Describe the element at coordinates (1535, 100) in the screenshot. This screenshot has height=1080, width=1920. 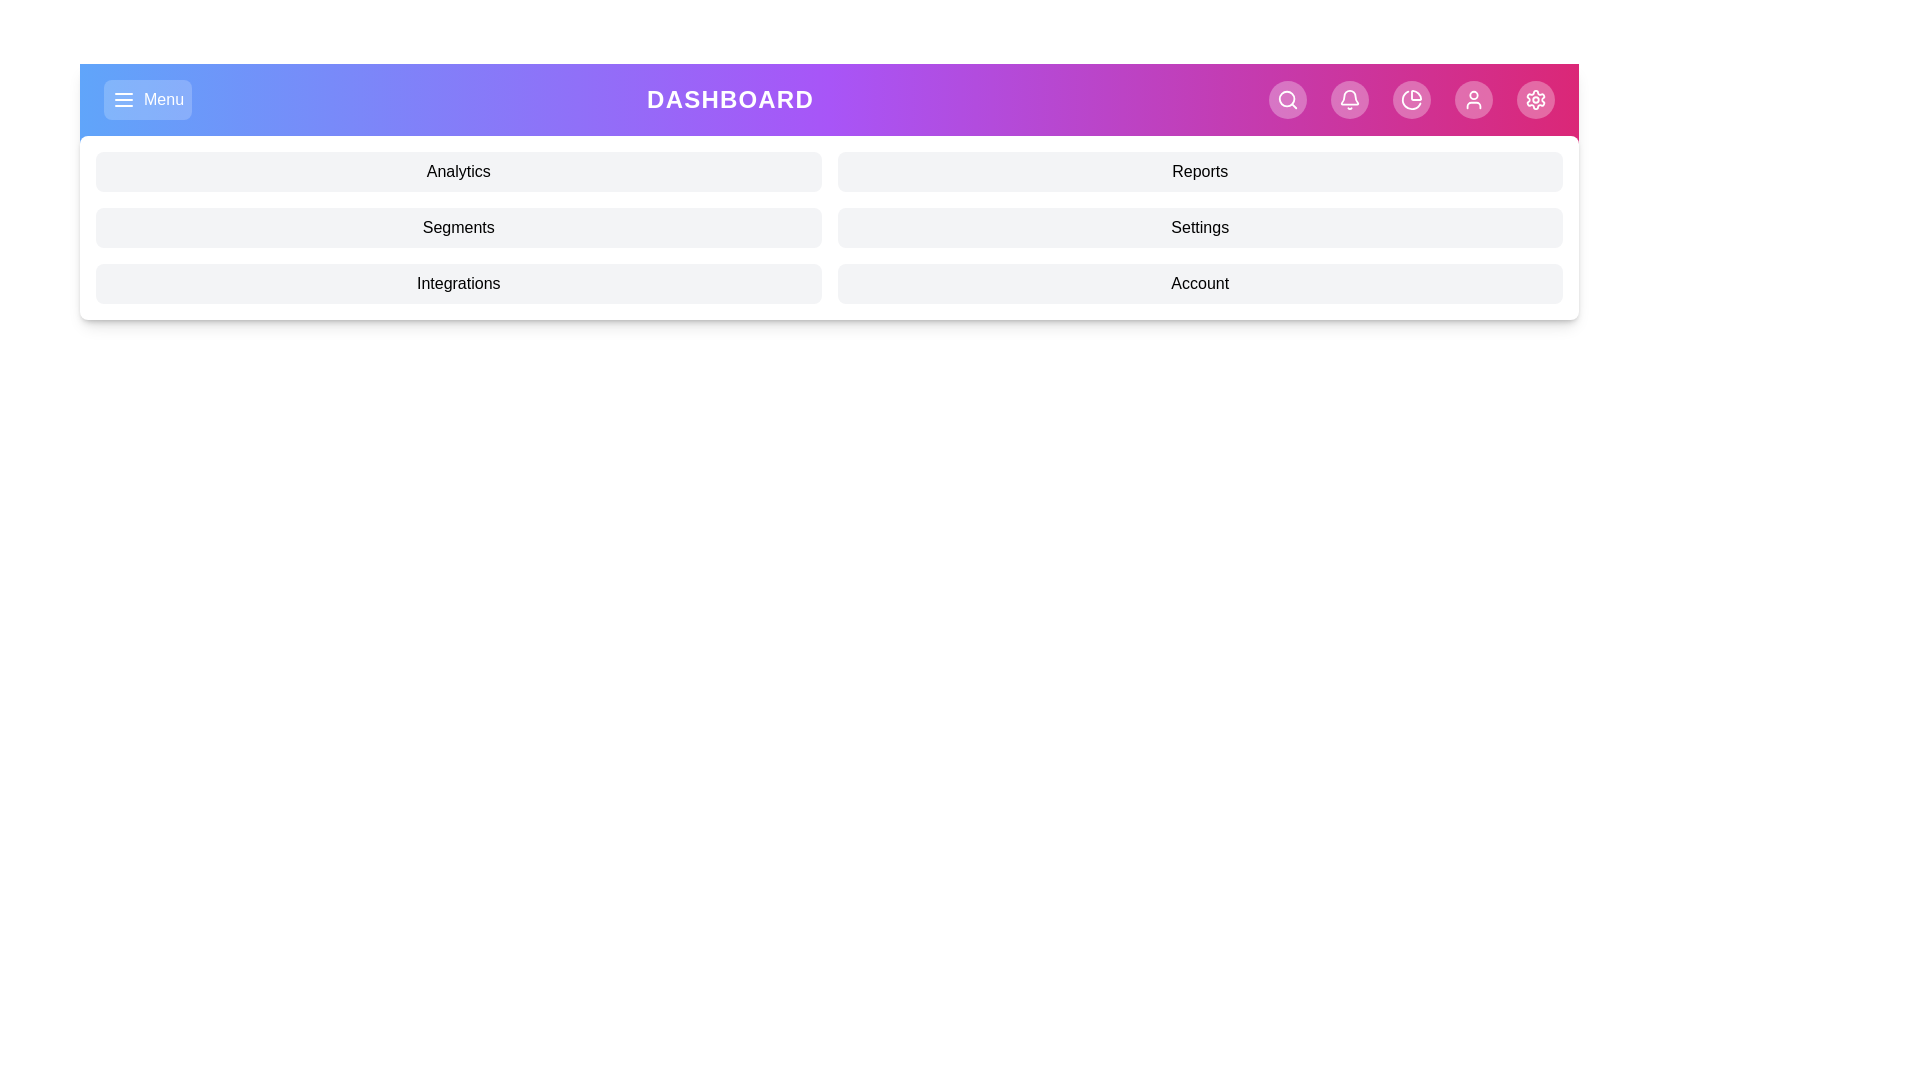
I see `the Settings navigation icon` at that location.